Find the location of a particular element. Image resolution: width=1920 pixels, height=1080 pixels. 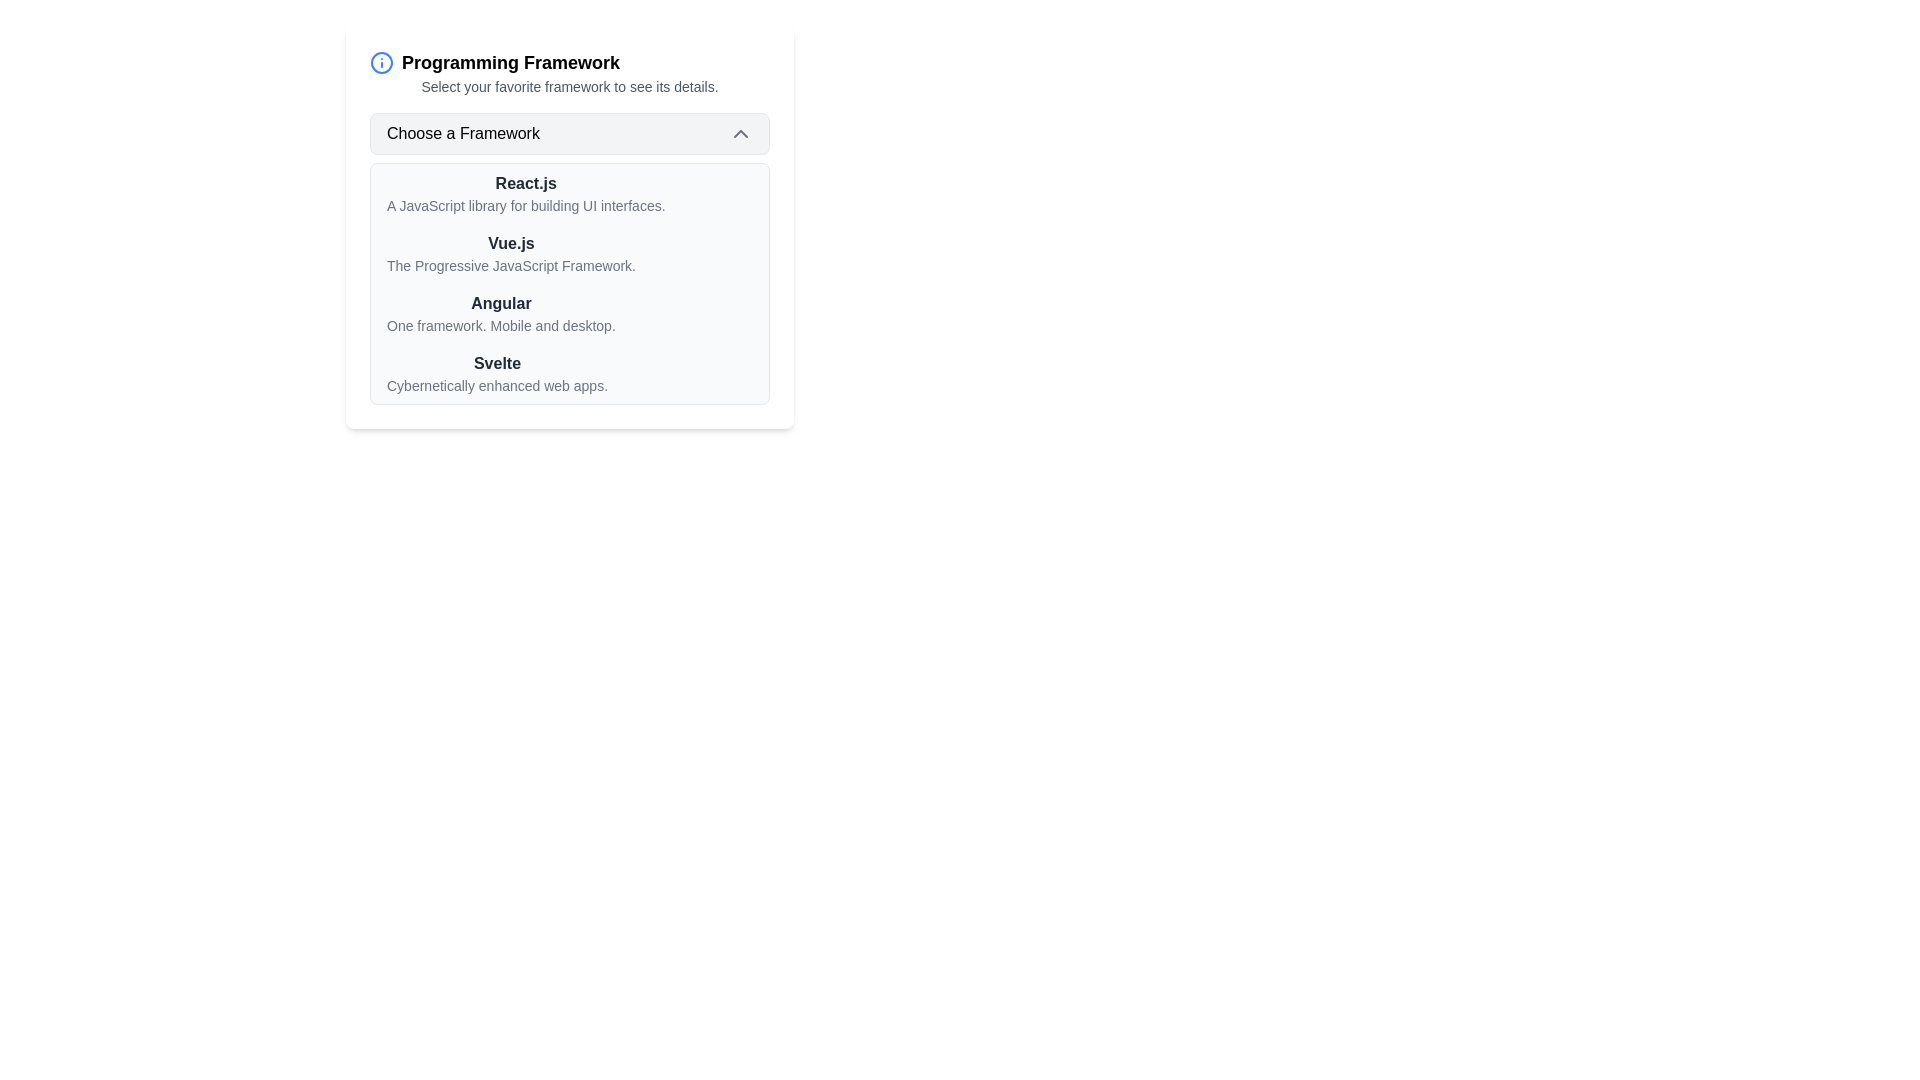

the 'Vue.js' framework text label in the second row of the 'Choose a Framework' section is located at coordinates (511, 253).